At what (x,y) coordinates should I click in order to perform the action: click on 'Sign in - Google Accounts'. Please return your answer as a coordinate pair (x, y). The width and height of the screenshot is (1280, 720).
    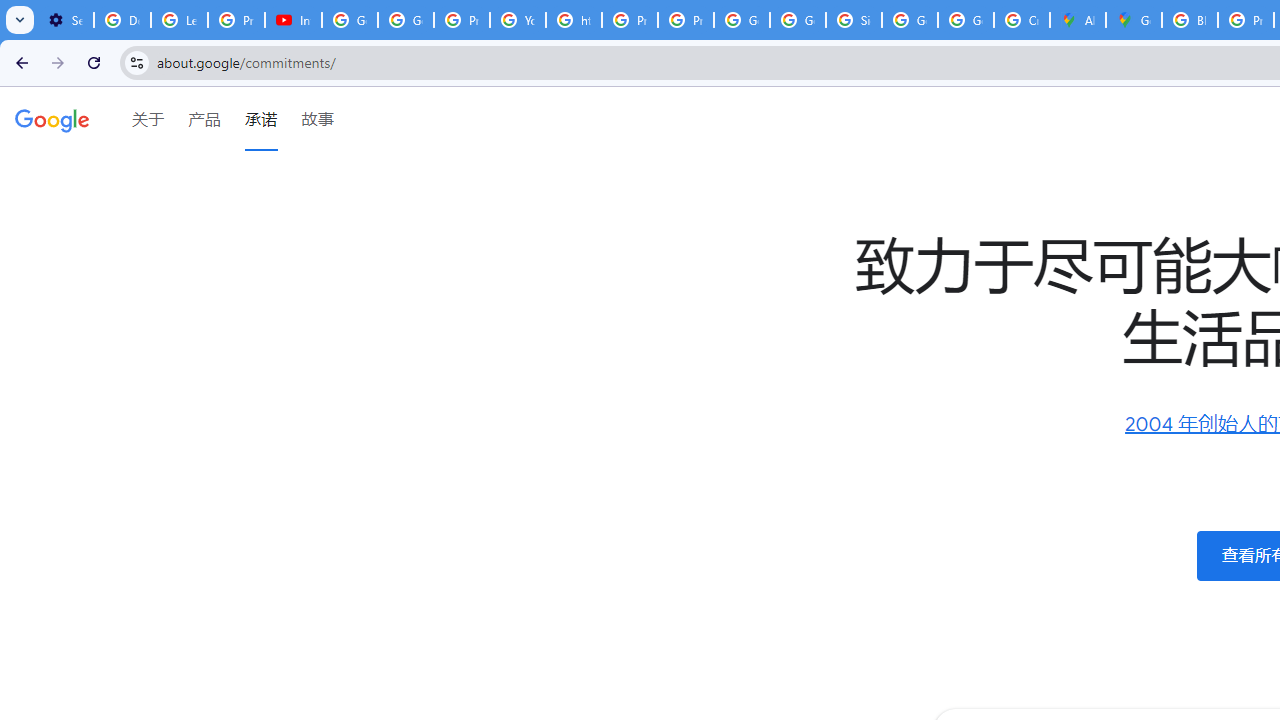
    Looking at the image, I should click on (853, 20).